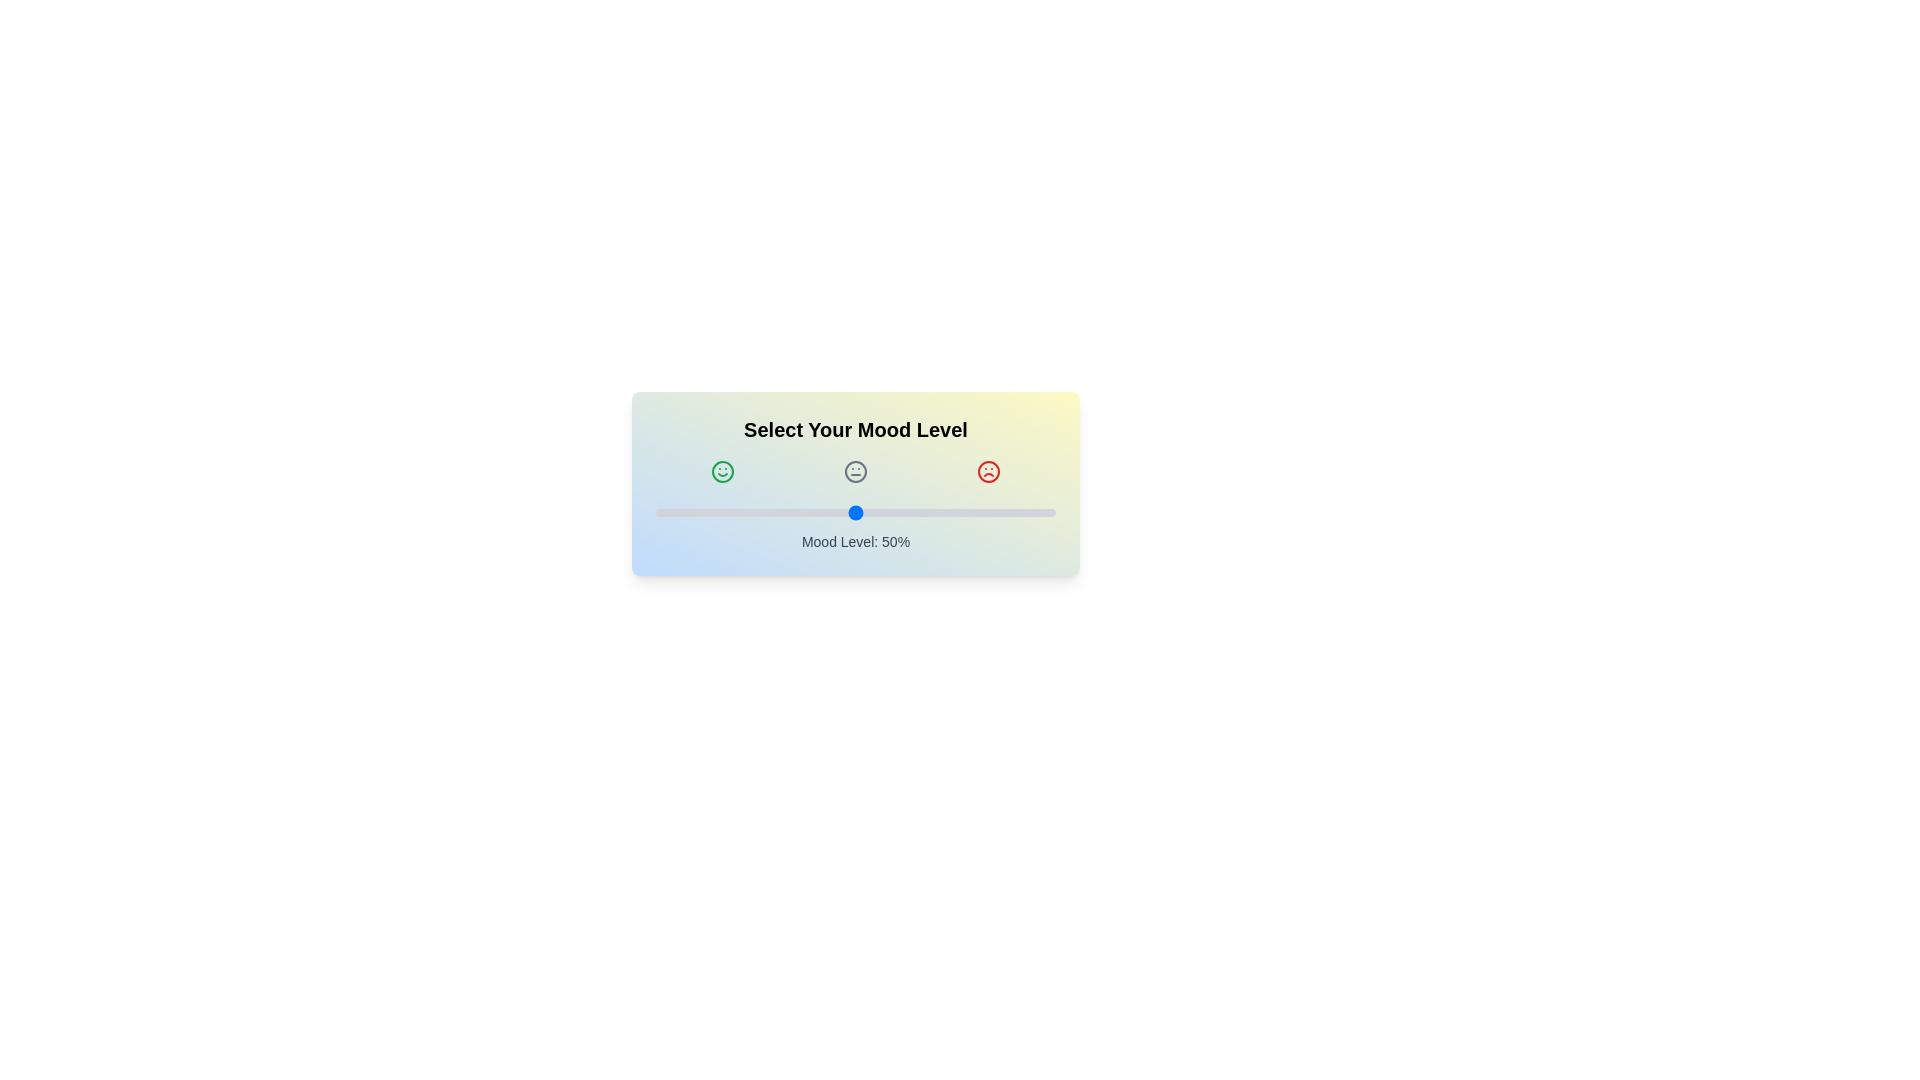  Describe the element at coordinates (983, 512) in the screenshot. I see `the mood level` at that location.